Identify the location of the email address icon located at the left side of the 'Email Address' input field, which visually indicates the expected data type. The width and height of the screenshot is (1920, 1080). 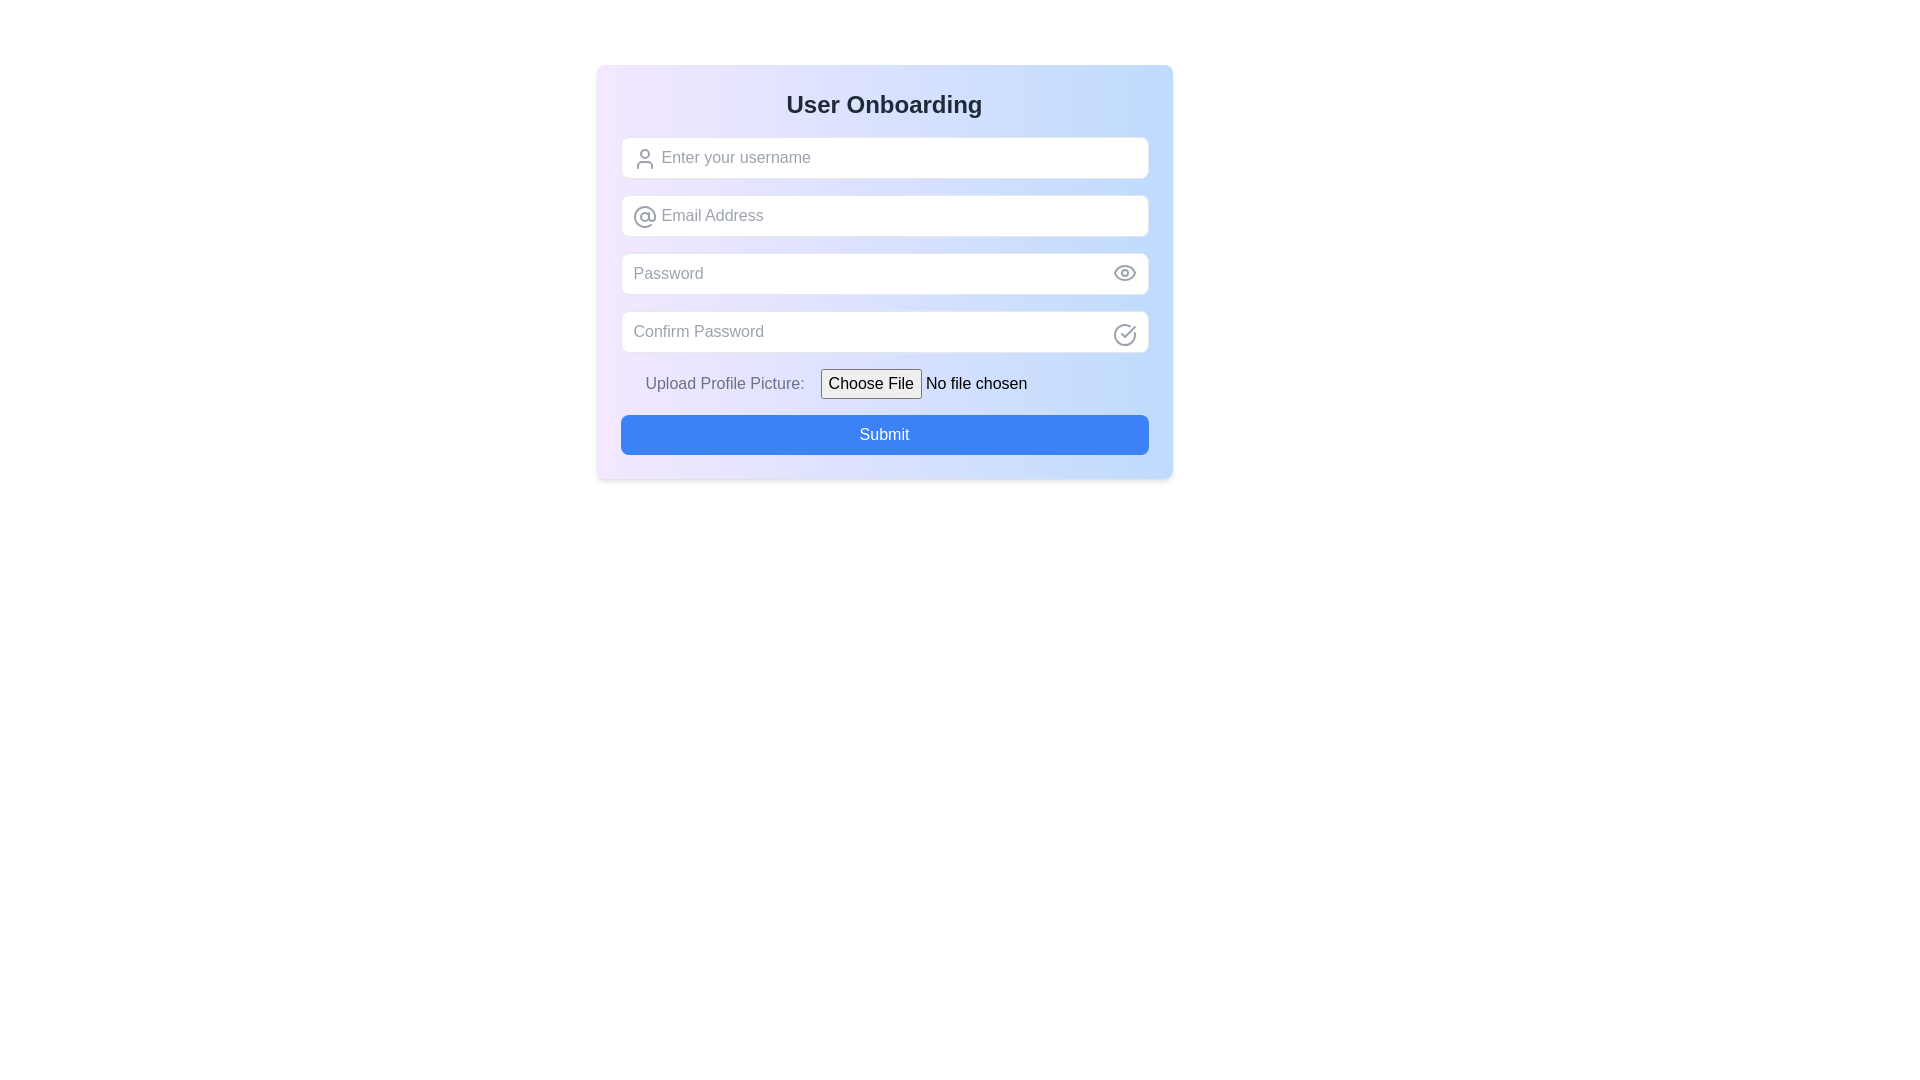
(644, 216).